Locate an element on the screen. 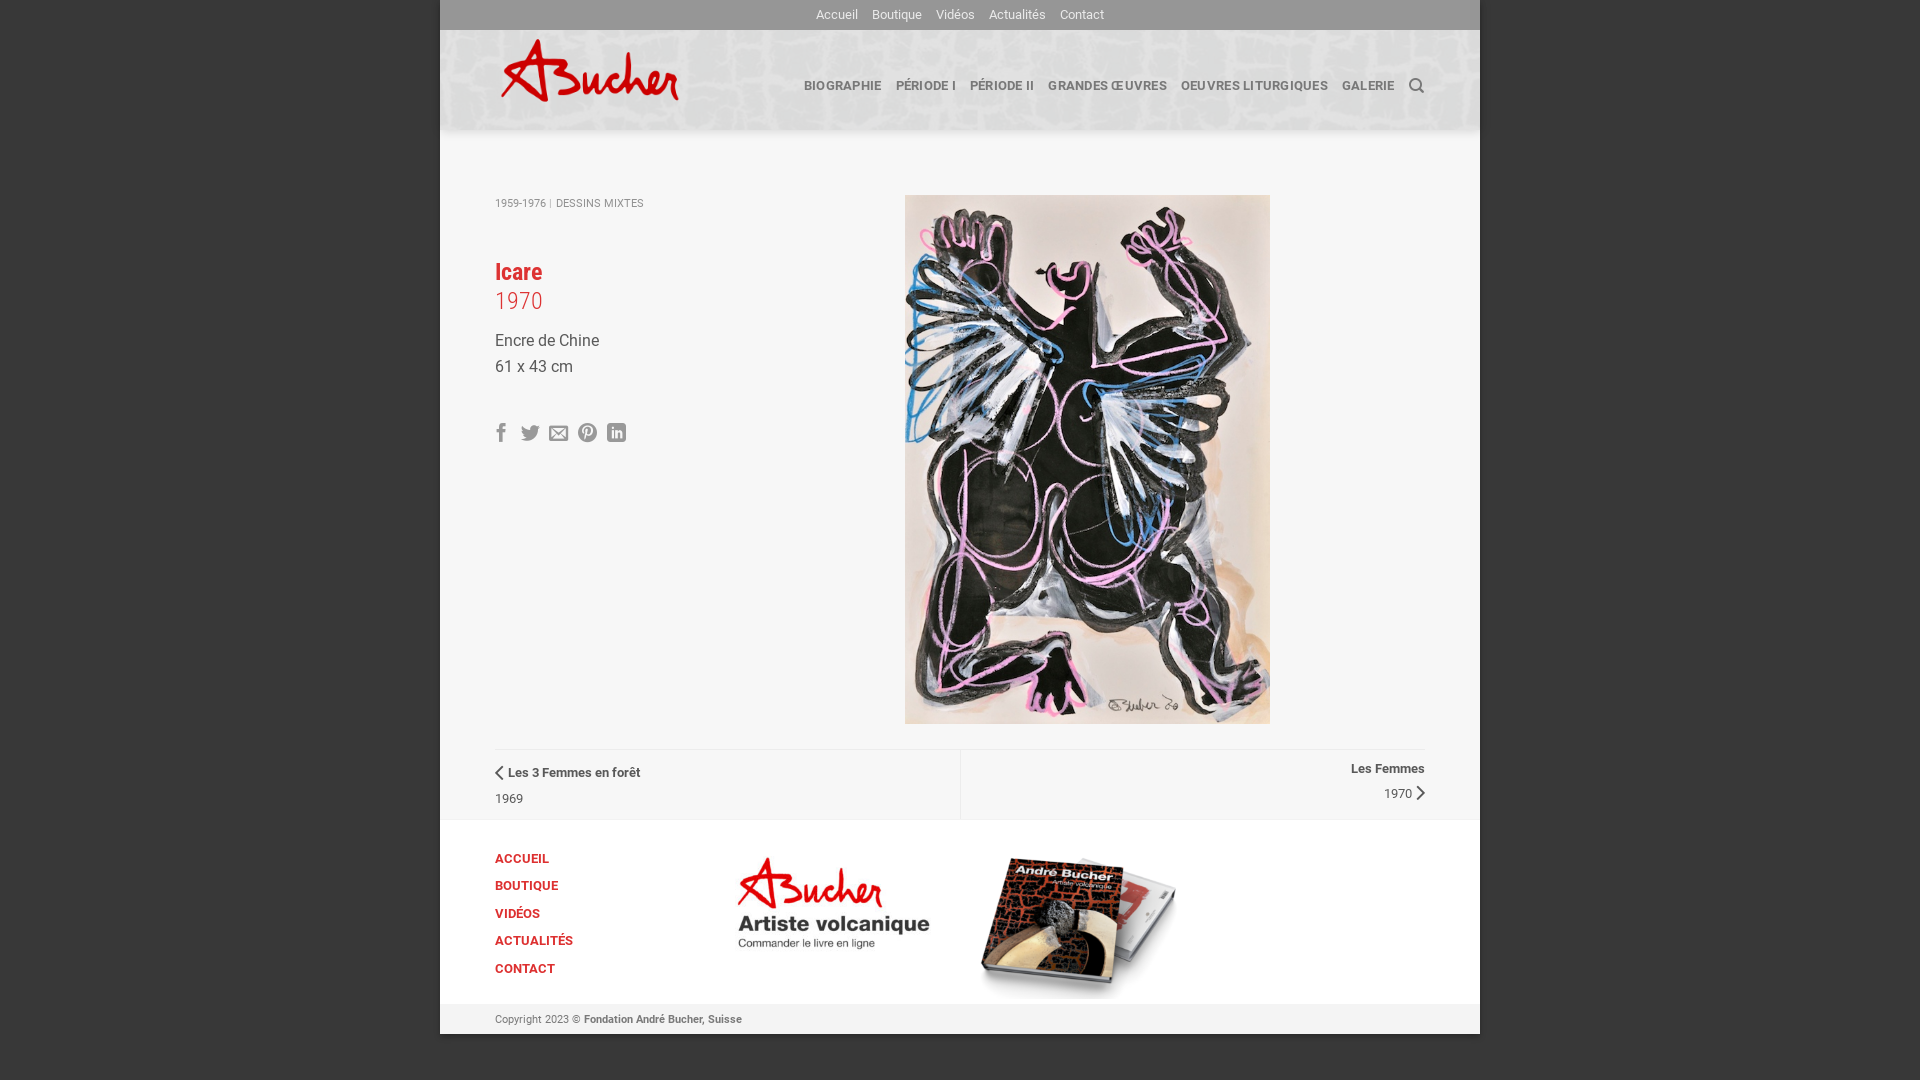 Image resolution: width=1920 pixels, height=1080 pixels. 'CONTACT' is located at coordinates (524, 967).